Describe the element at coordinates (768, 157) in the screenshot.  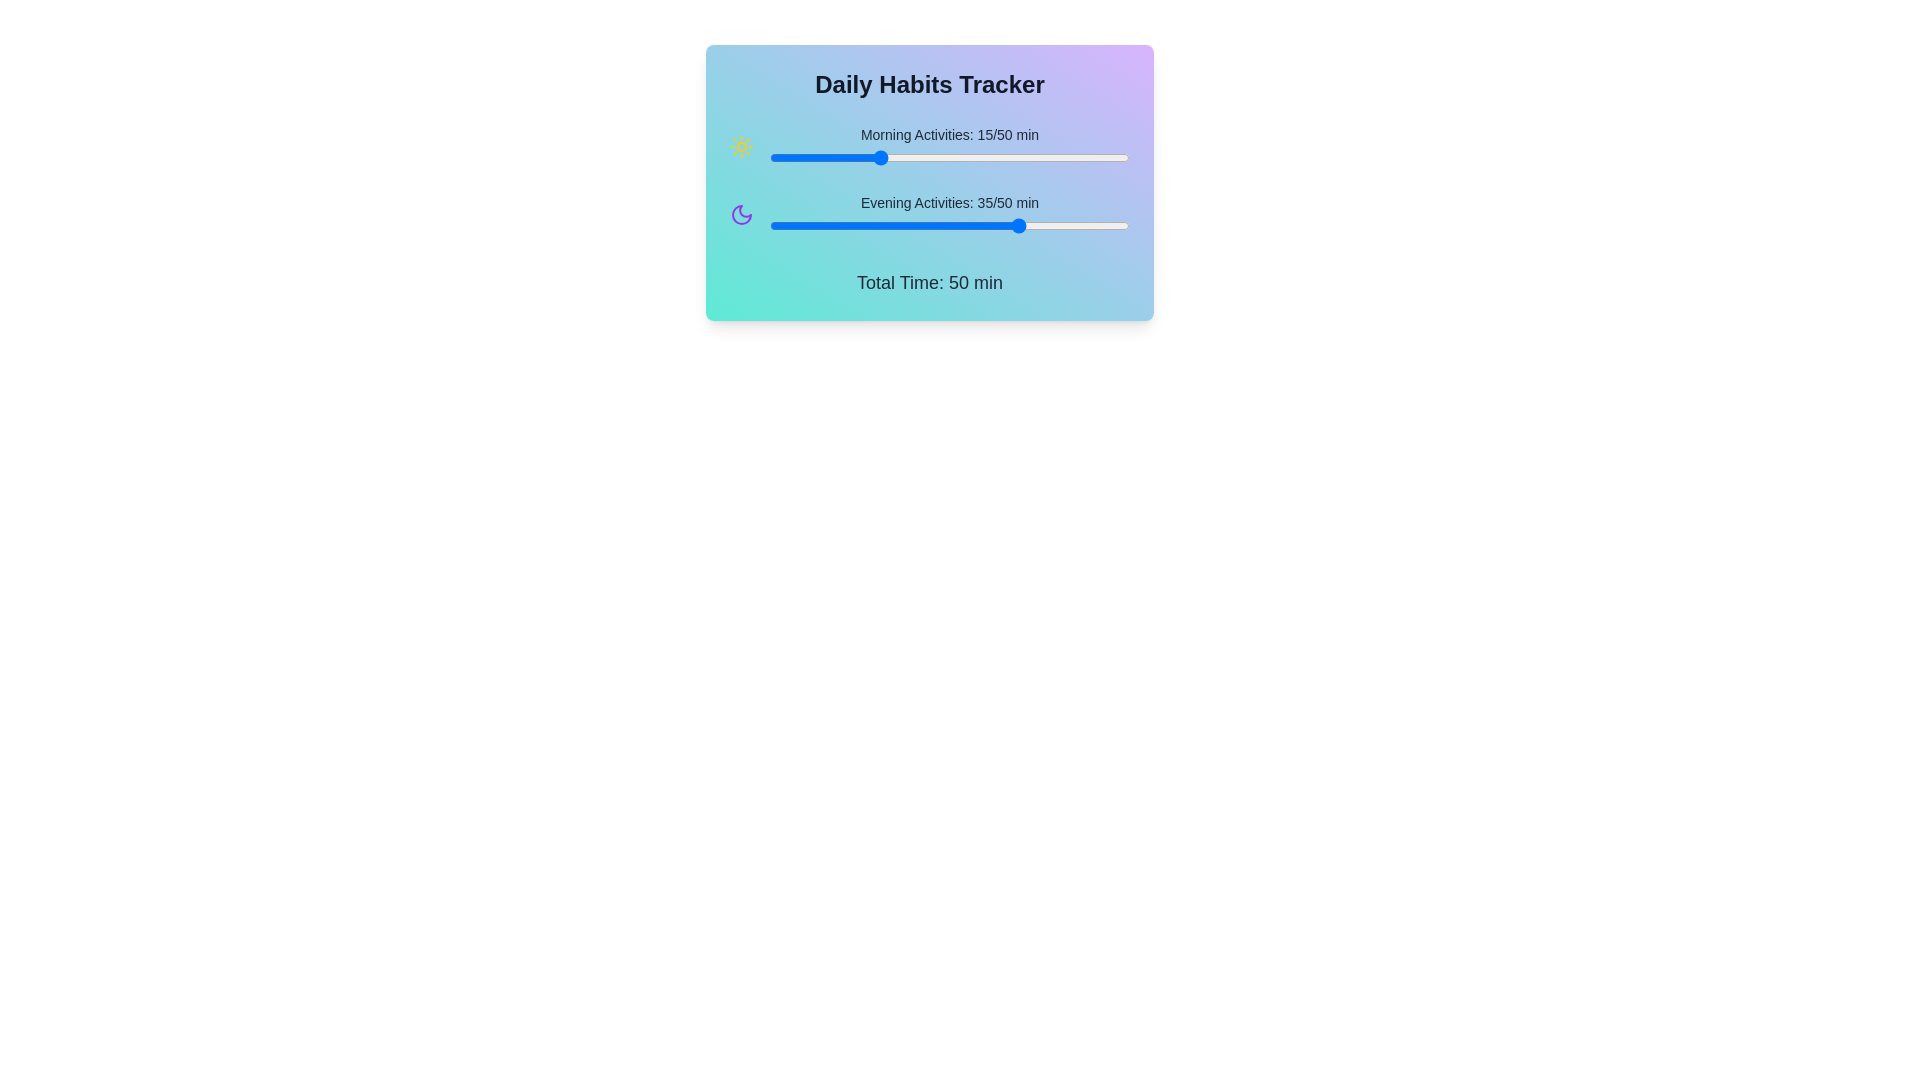
I see `the morning activities slider` at that location.